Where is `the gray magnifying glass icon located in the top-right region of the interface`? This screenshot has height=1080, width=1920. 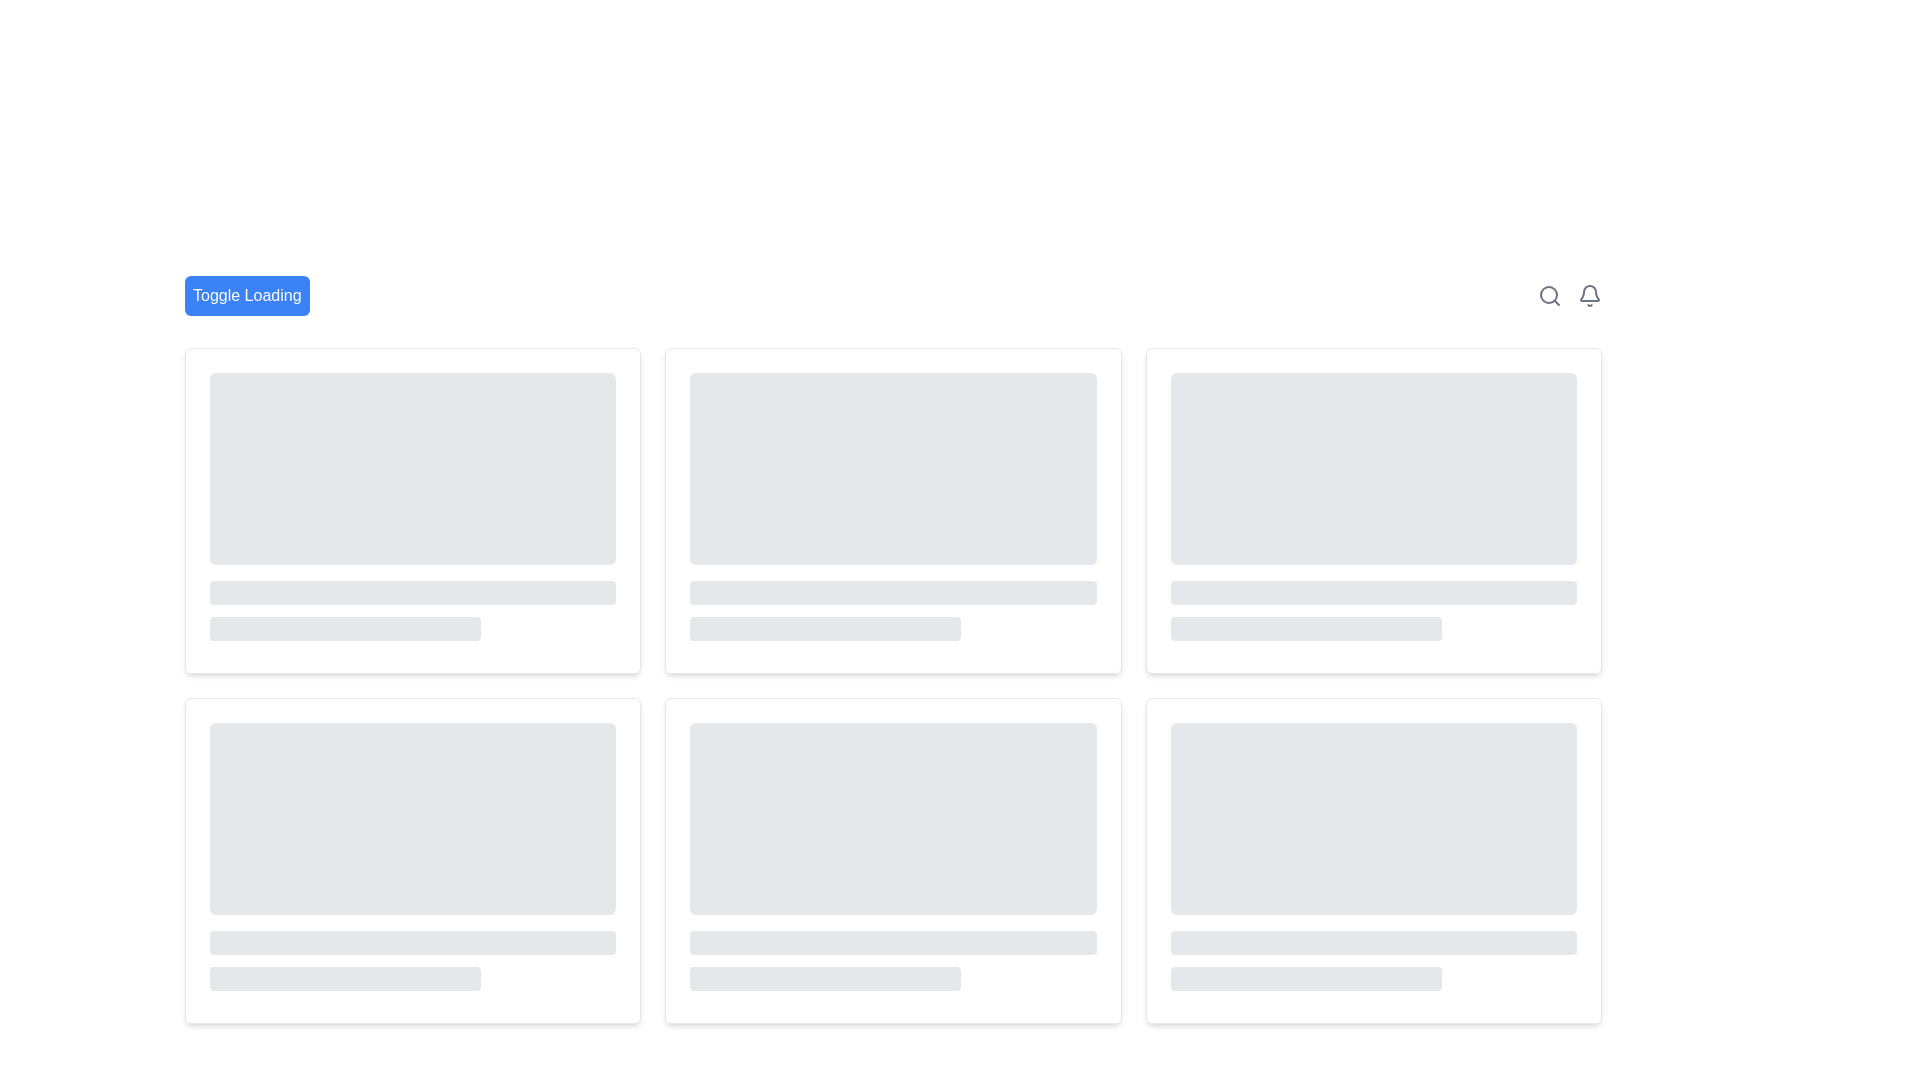 the gray magnifying glass icon located in the top-right region of the interface is located at coordinates (1549, 296).